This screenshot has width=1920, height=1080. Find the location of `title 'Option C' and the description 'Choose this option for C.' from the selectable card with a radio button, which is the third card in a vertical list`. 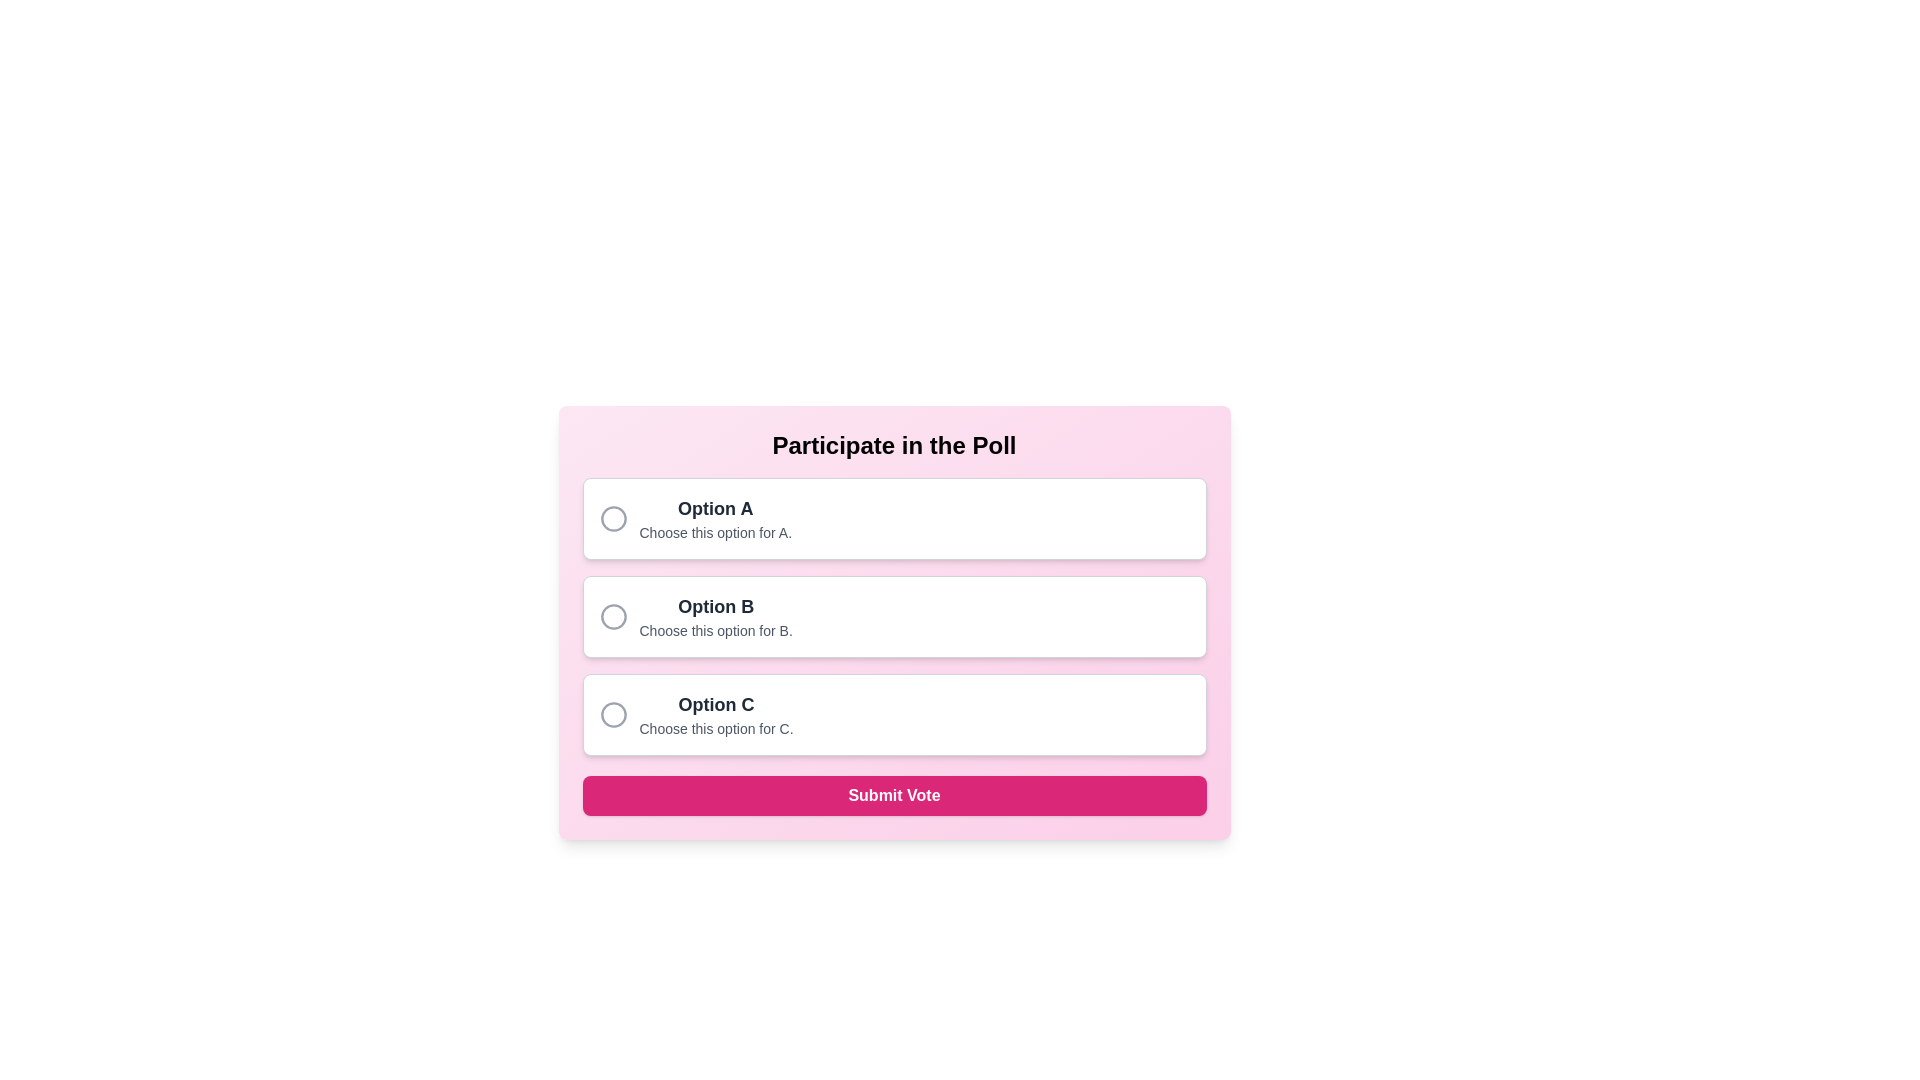

title 'Option C' and the description 'Choose this option for C.' from the selectable card with a radio button, which is the third card in a vertical list is located at coordinates (893, 713).